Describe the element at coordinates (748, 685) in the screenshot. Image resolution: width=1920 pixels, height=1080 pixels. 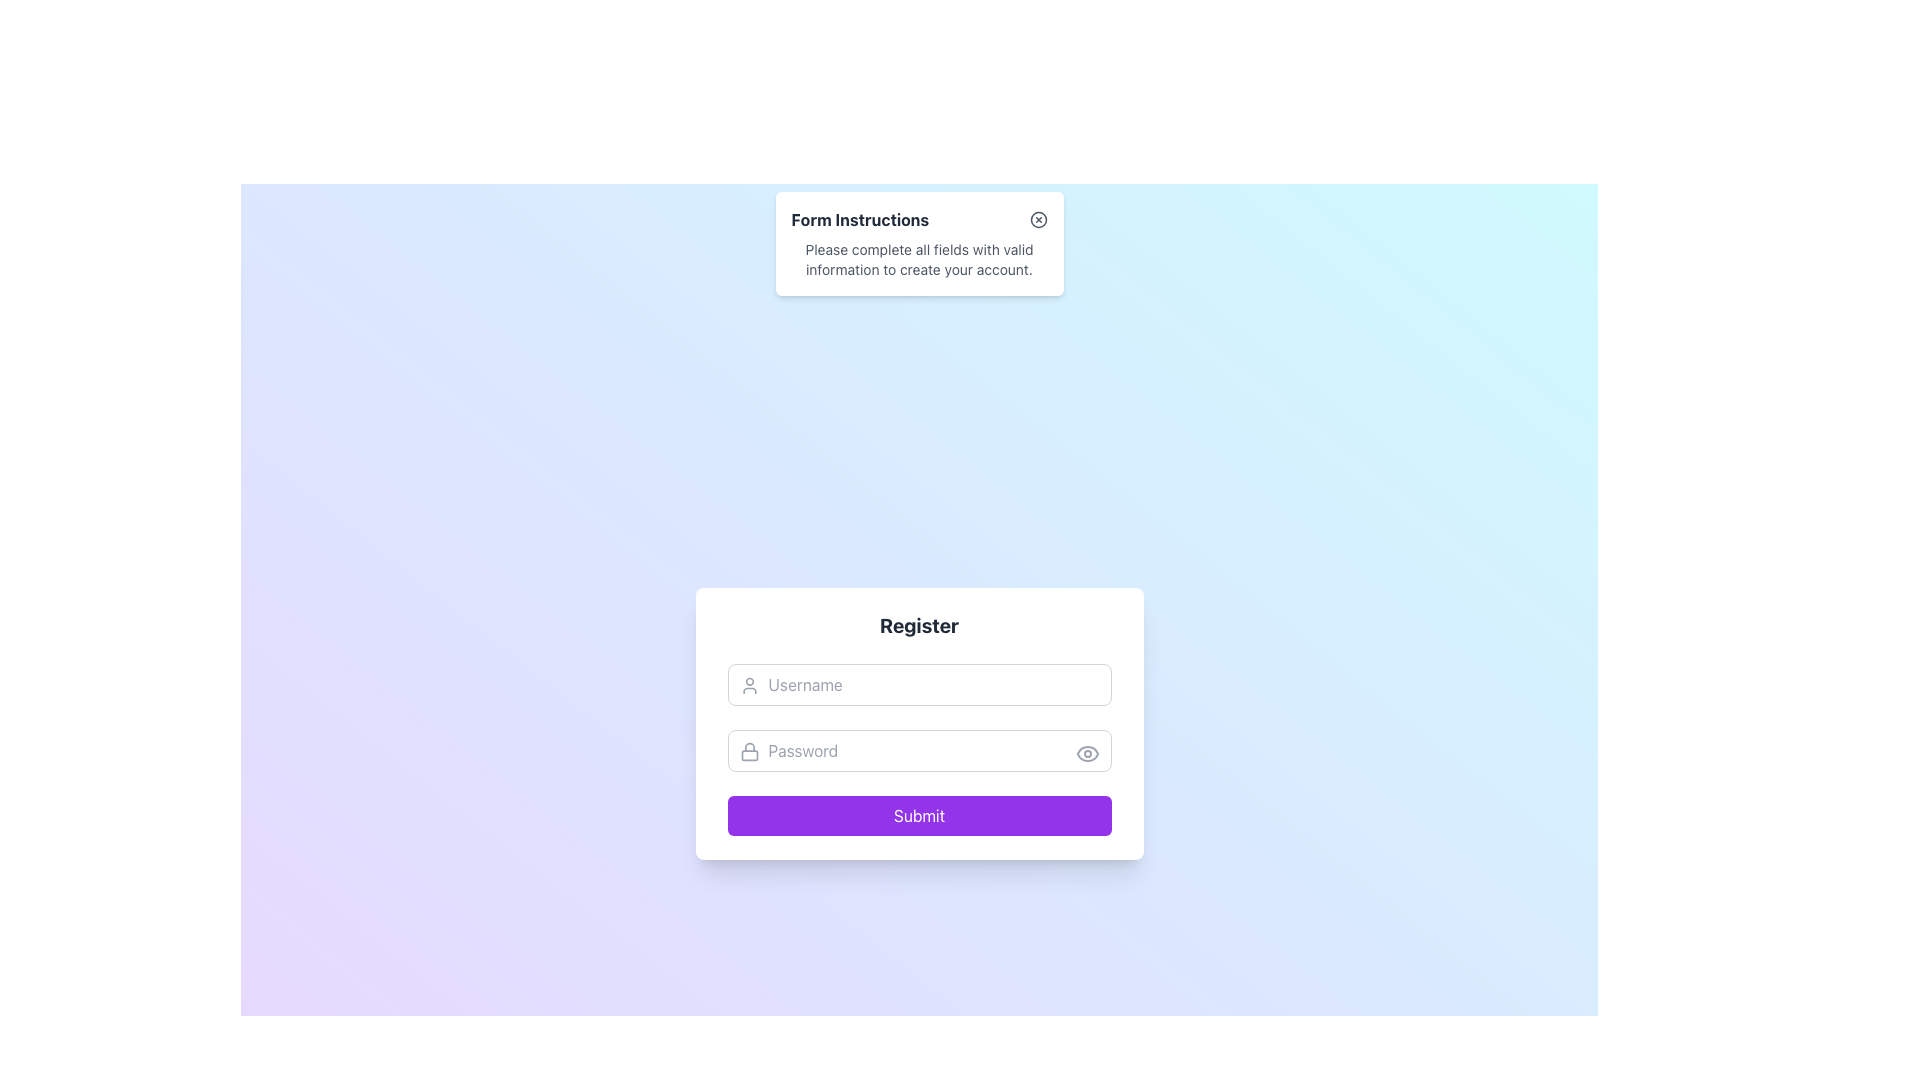
I see `the user-profile-like icon, which is a small circular outline located at the top-left corner of the username input field in the registration form` at that location.